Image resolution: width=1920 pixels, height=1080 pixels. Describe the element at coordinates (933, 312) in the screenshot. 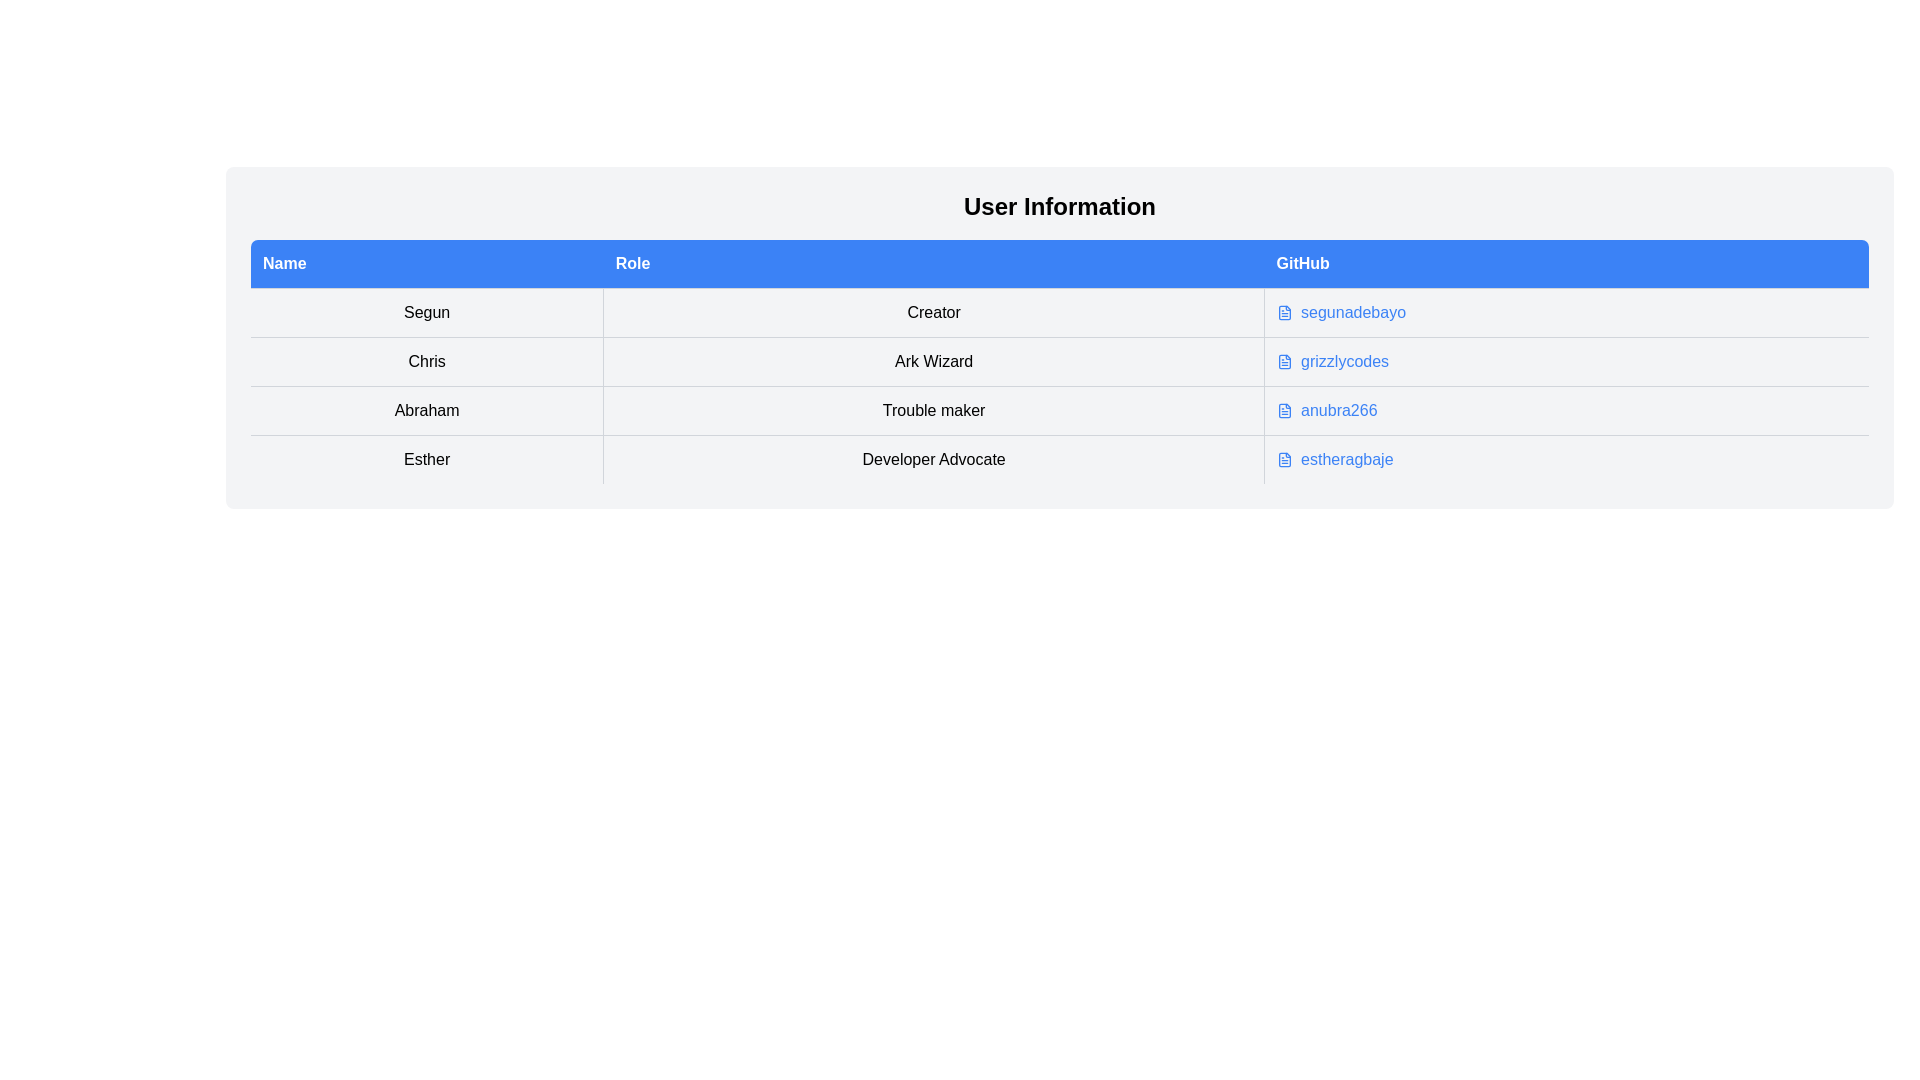

I see `text in the second cell of the first row of the table, which provides additional descriptive information about the user 'Segun'` at that location.